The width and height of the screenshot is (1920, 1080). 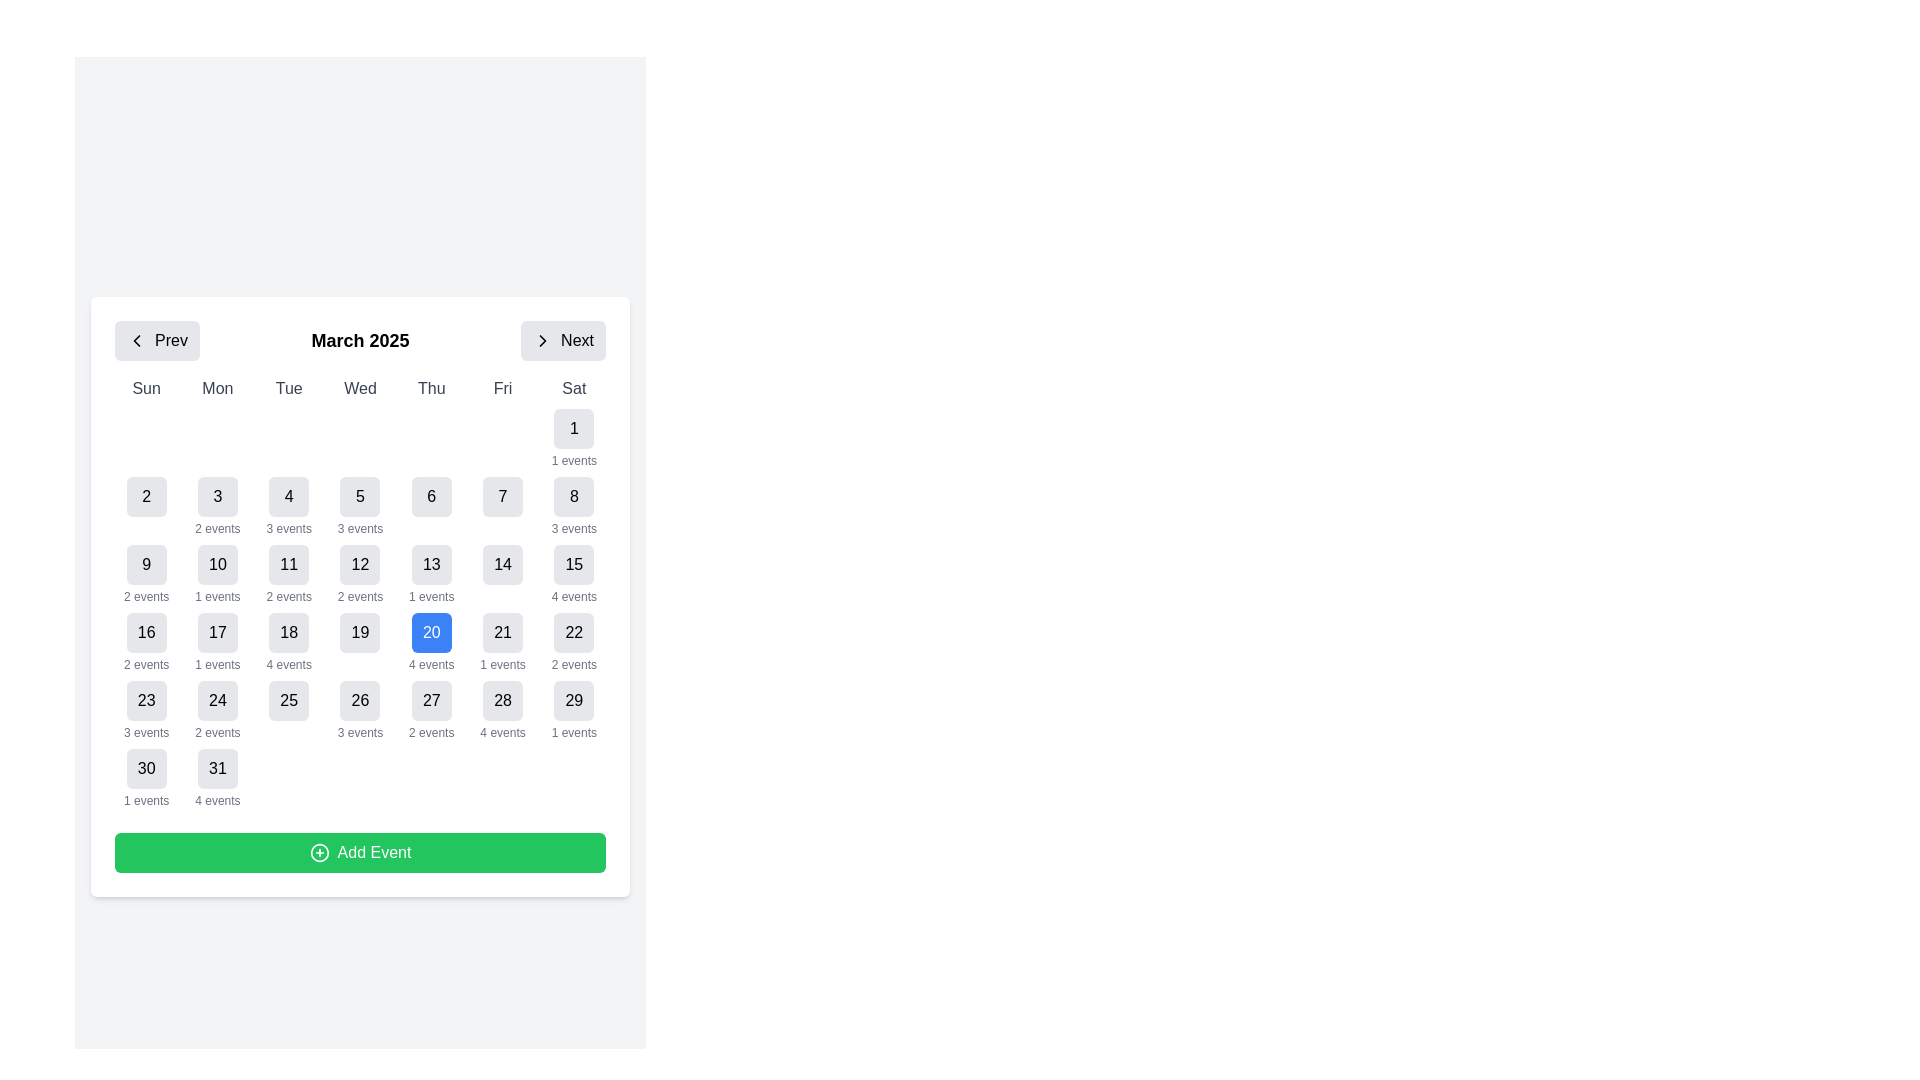 What do you see at coordinates (573, 732) in the screenshot?
I see `the label displaying the number of events scheduled for the date '29', which shows '1 events' and is located at the bottom segment of the calendar grid` at bounding box center [573, 732].